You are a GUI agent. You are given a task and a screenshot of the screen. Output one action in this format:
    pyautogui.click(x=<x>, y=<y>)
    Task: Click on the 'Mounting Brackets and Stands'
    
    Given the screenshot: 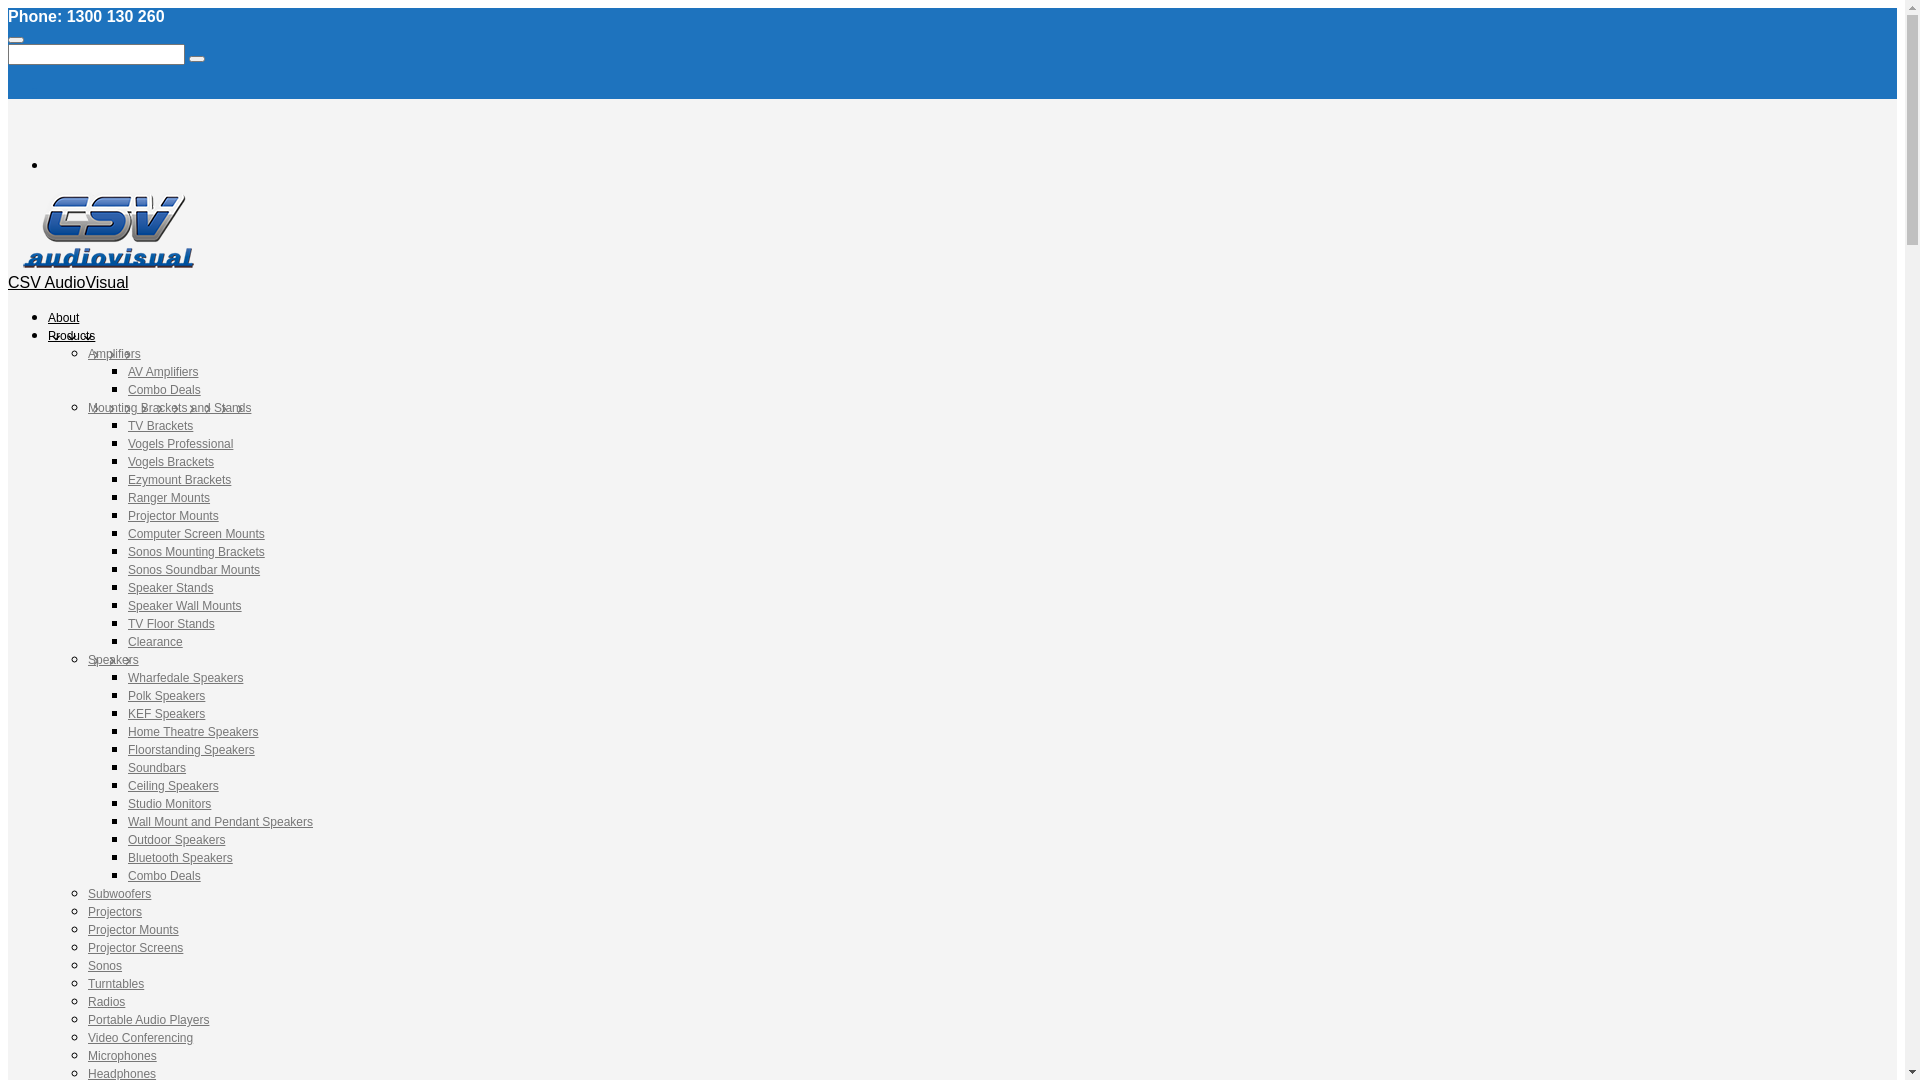 What is the action you would take?
    pyautogui.click(x=169, y=407)
    